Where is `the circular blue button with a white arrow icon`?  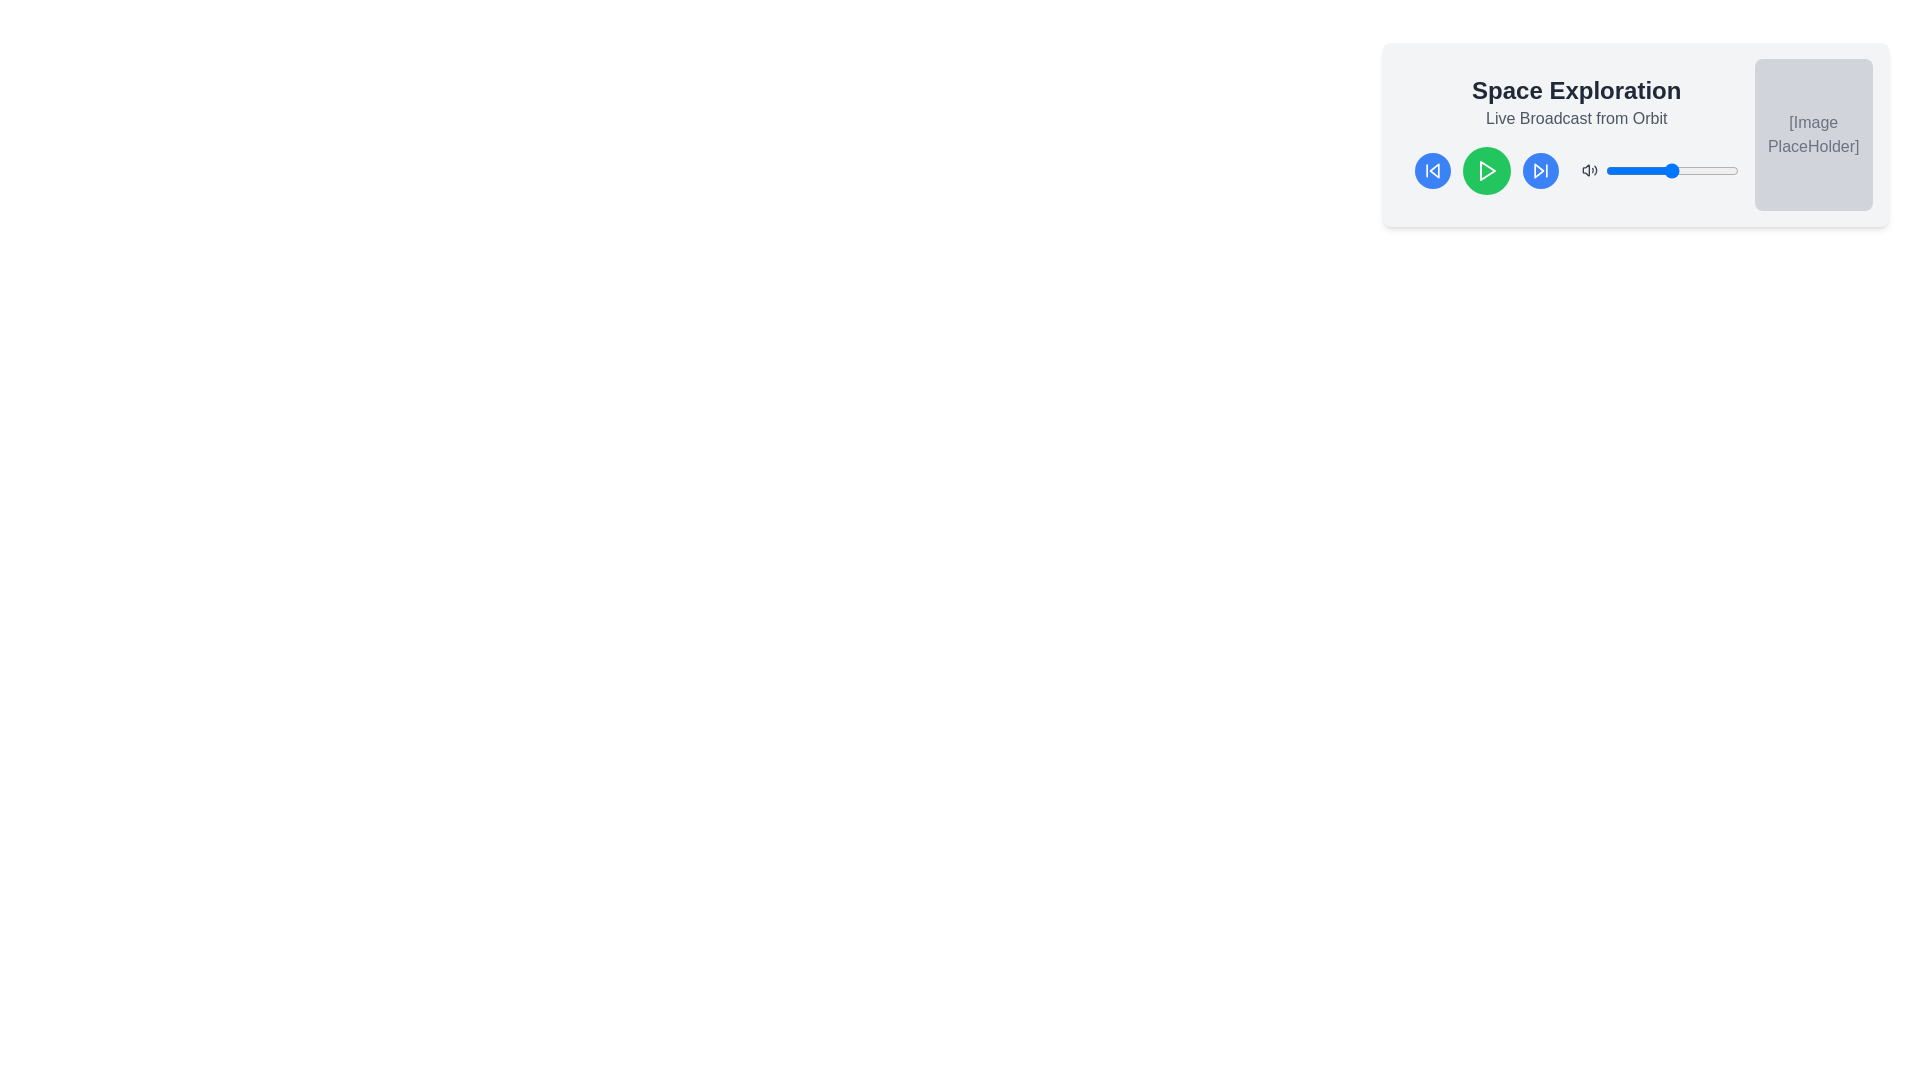 the circular blue button with a white arrow icon is located at coordinates (1539, 169).